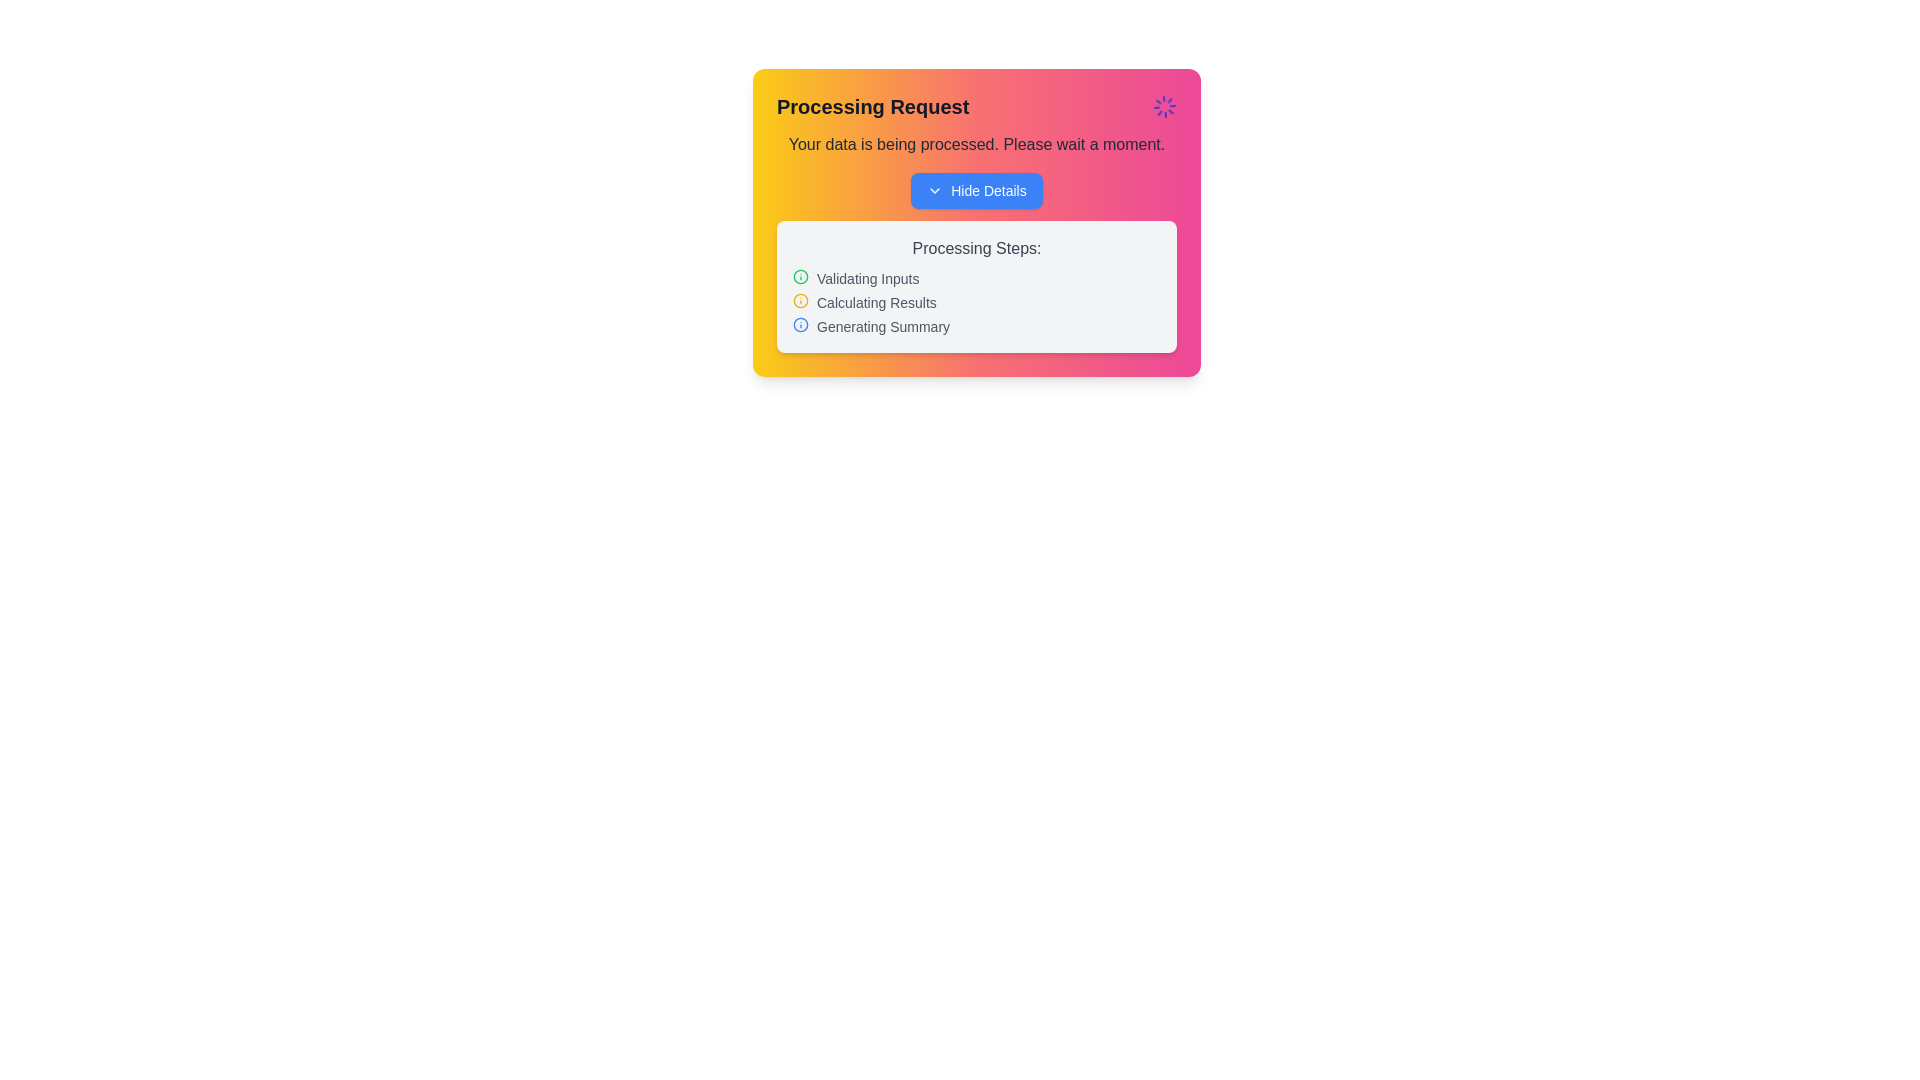 This screenshot has width=1920, height=1080. I want to click on the indigo spinner loader icon located in the top-right corner of the pop-up card, next to the 'Processing Request' text, so click(1165, 107).